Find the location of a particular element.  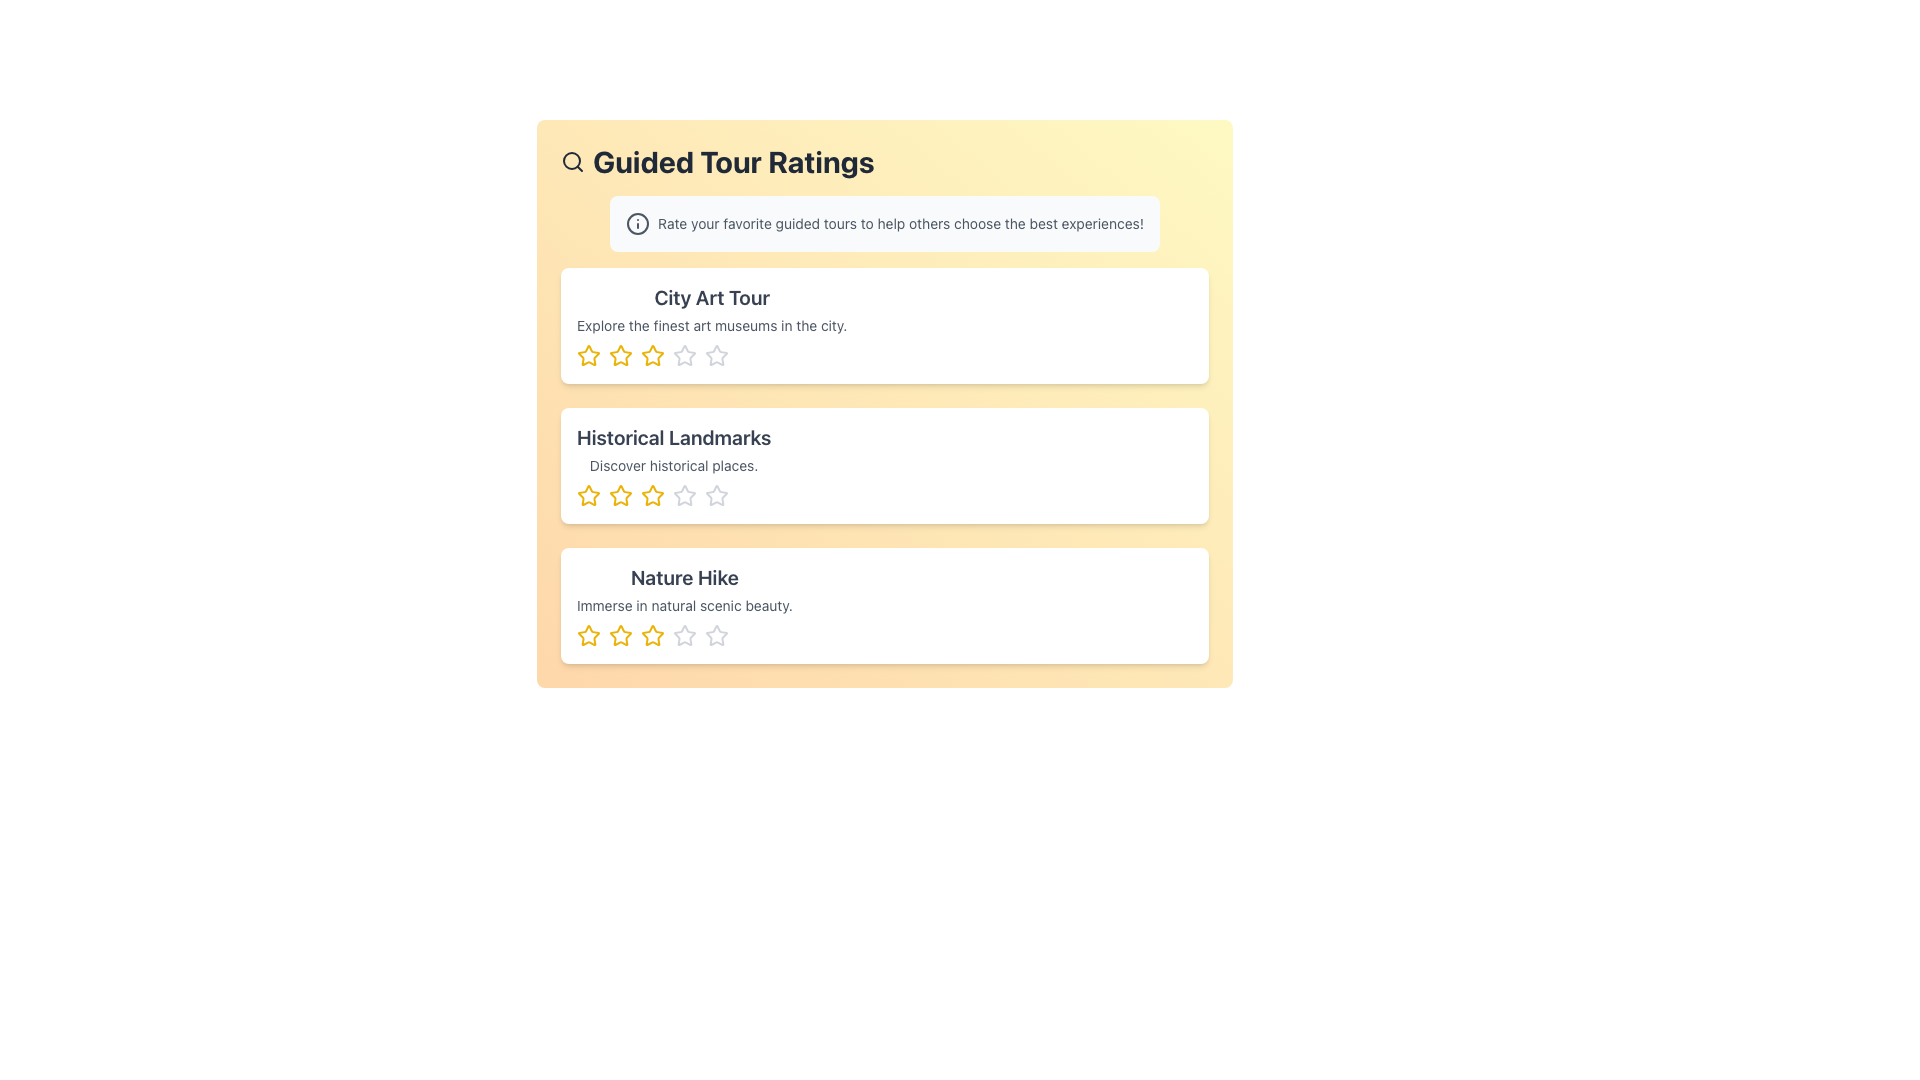

the first star icon in the rating system for the 'Nature Hike' section is located at coordinates (588, 635).